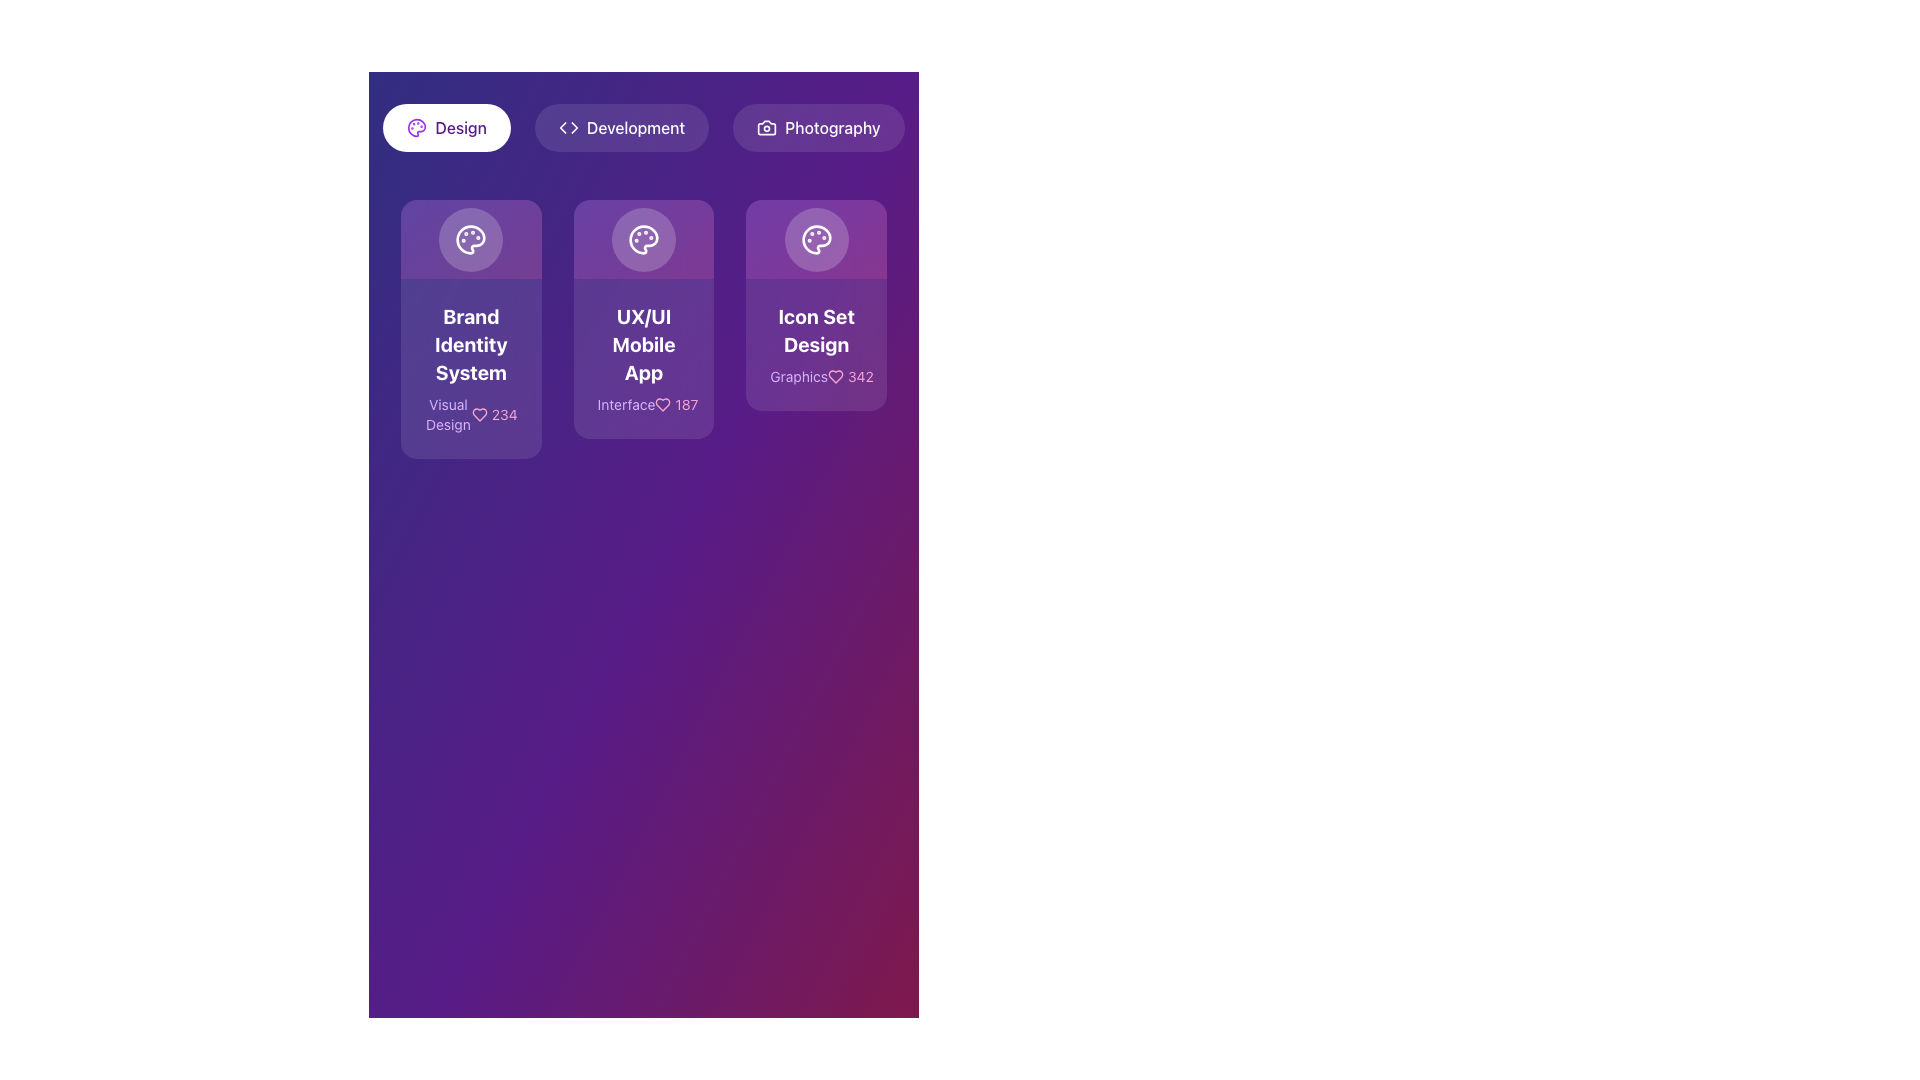  I want to click on text content of the 'Visual Design' text label, which is displayed in a light purple font on a darker purple background, positioned above the like counter and heart icon on the 'Brand Identity System' card, so click(447, 414).